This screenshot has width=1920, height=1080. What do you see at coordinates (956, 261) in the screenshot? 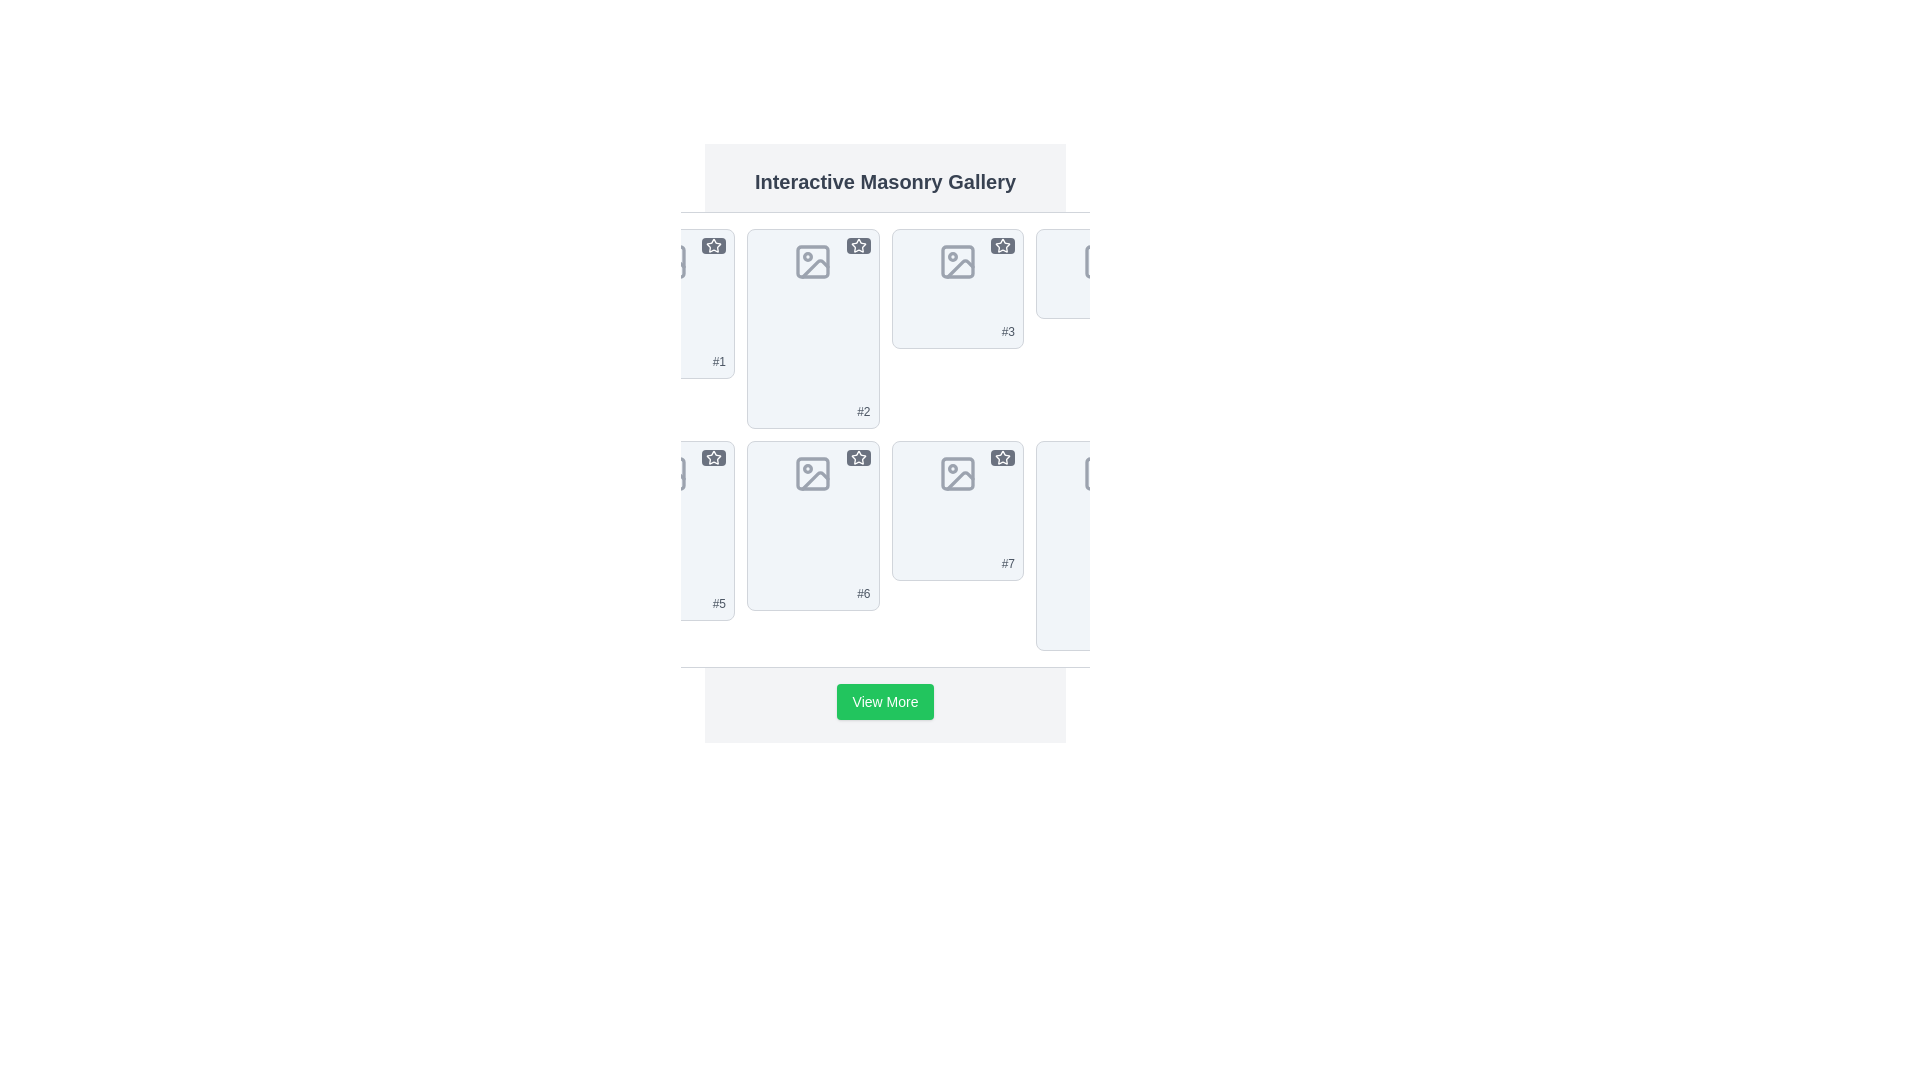
I see `the icon that serves as a visual indicator for an image, positioned centrally within card '#3' in the masonry gallery` at bounding box center [956, 261].